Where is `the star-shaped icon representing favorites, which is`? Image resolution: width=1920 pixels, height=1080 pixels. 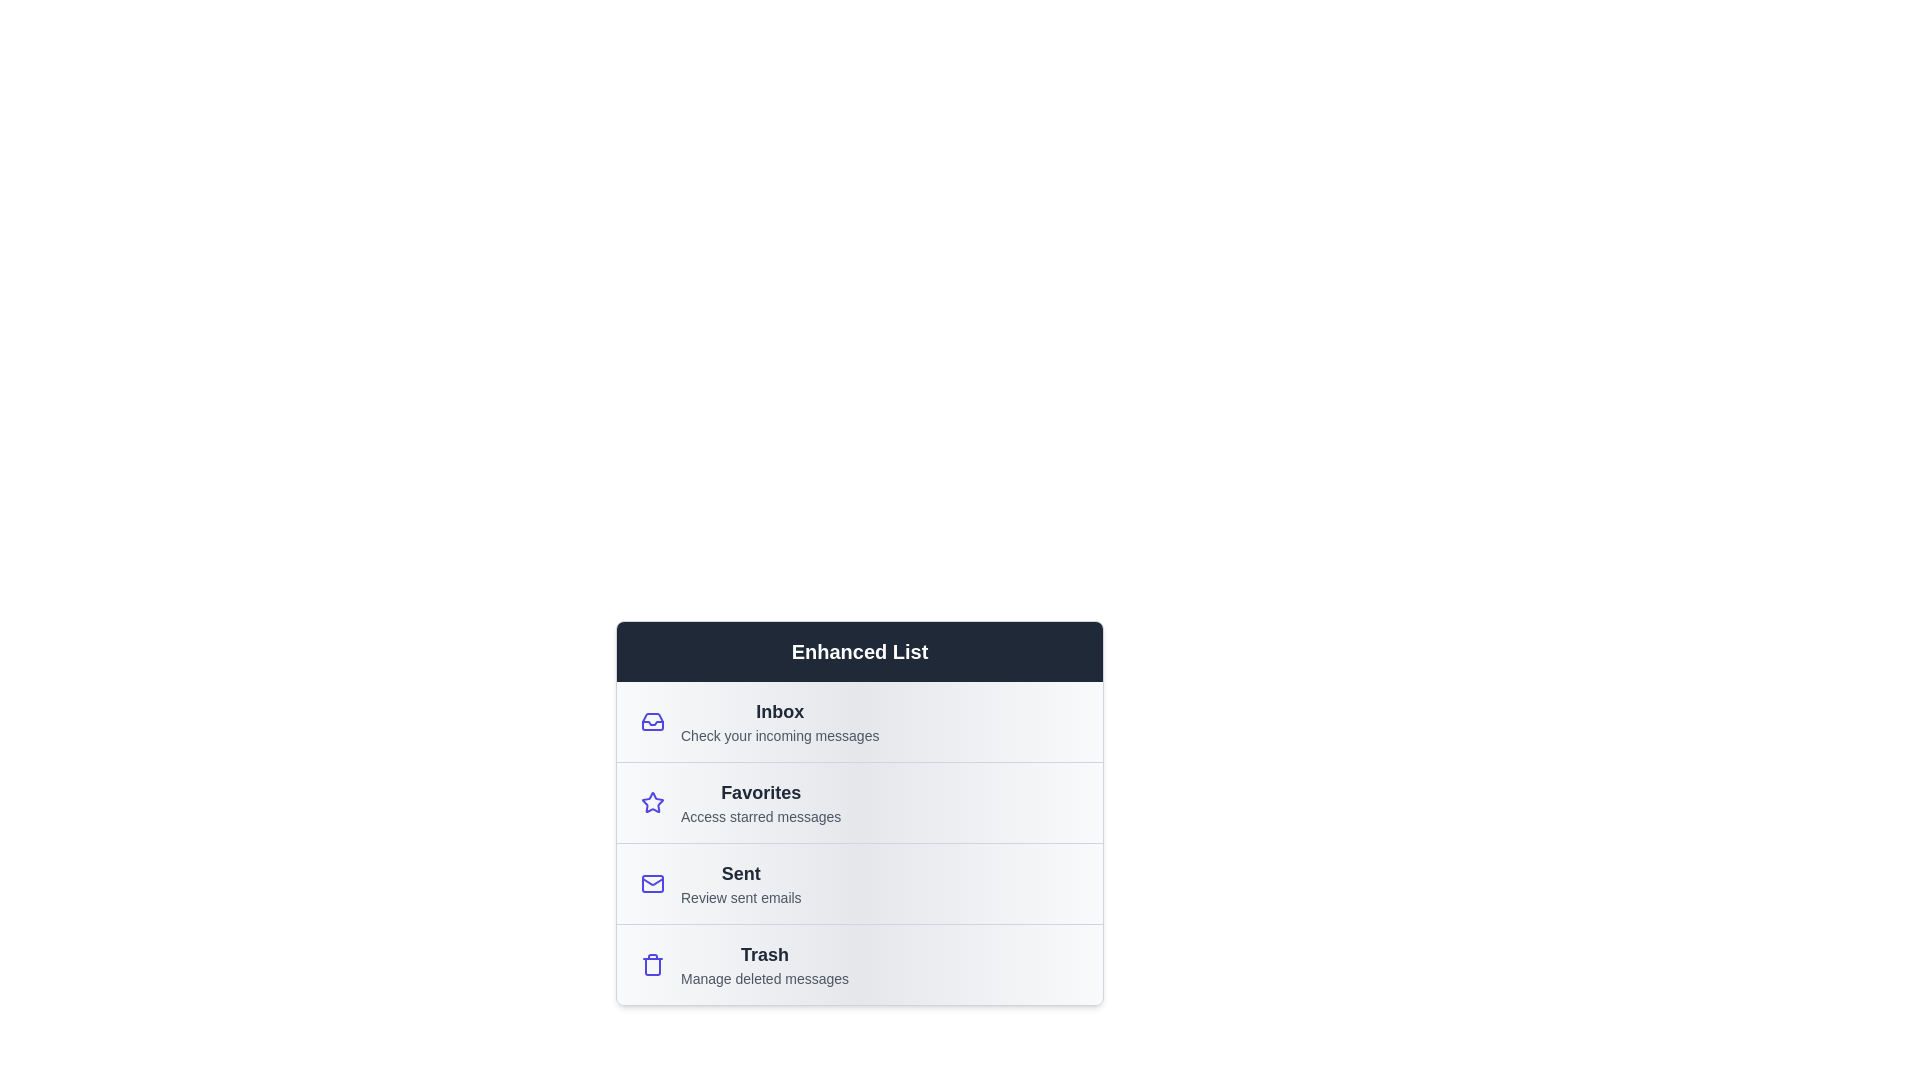 the star-shaped icon representing favorites, which is is located at coordinates (652, 801).